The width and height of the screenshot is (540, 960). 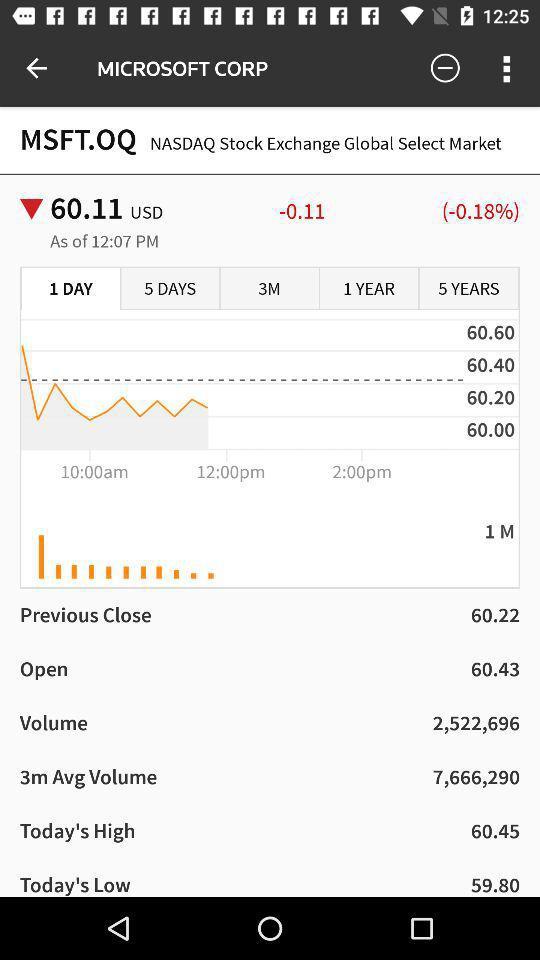 I want to click on icon next to the 1 day item, so click(x=170, y=288).